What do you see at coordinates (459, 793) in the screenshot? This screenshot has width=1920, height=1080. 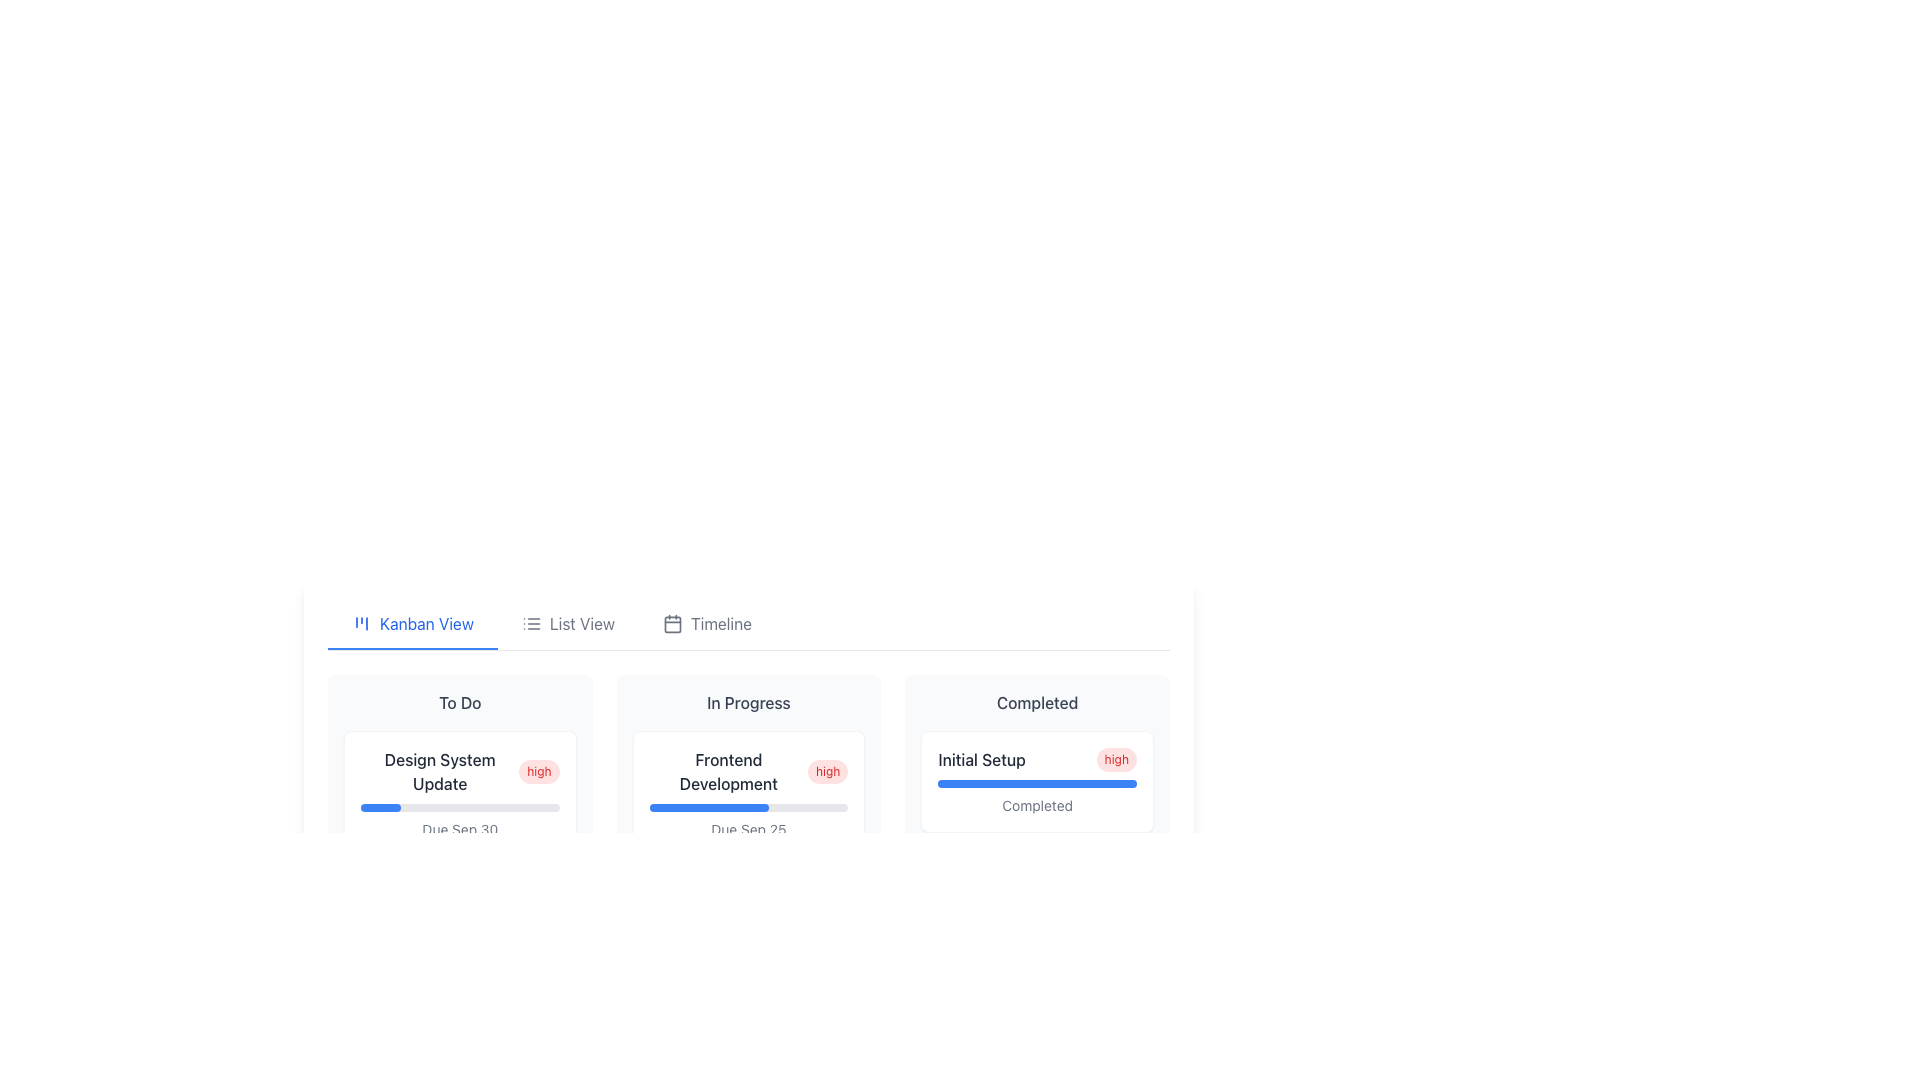 I see `the 'Design System Update' Task card` at bounding box center [459, 793].